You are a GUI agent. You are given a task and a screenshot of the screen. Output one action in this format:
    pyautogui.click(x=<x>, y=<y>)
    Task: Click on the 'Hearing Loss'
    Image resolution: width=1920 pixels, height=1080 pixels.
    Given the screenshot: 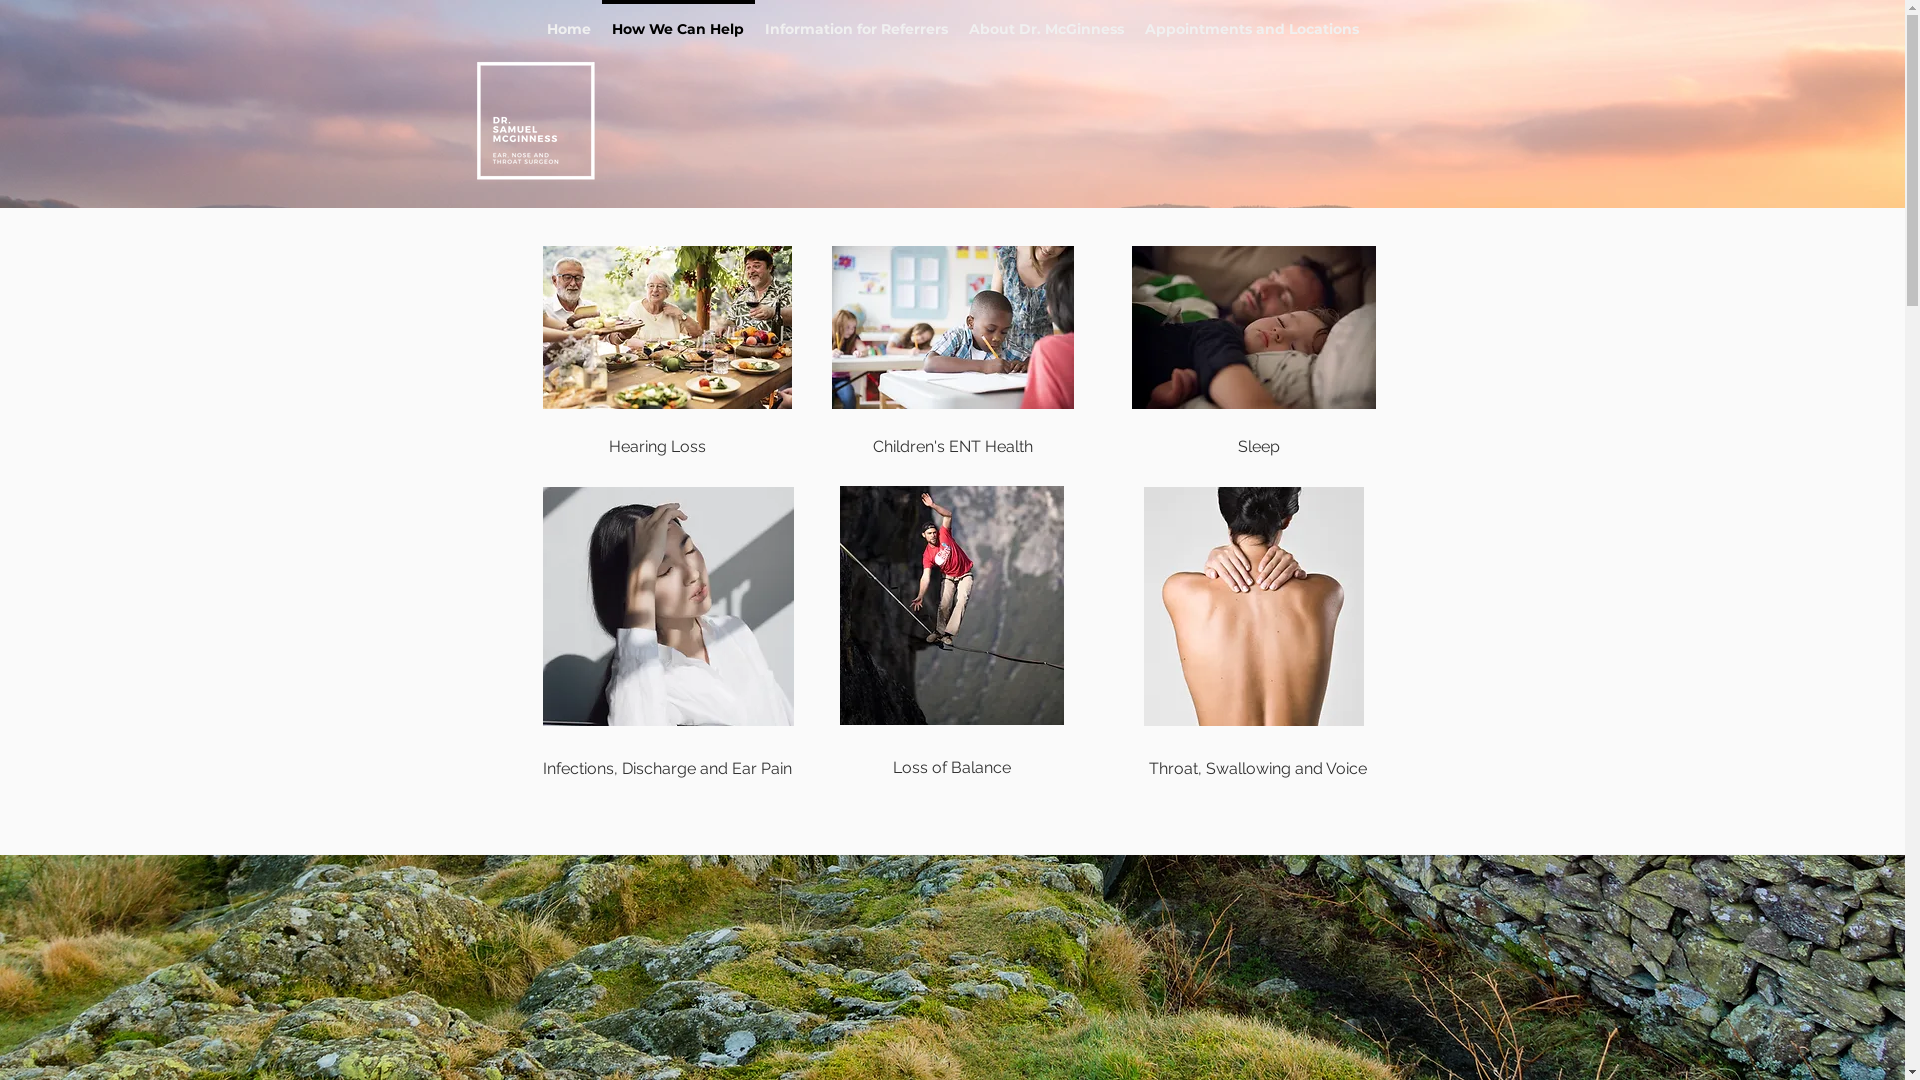 What is the action you would take?
    pyautogui.click(x=656, y=446)
    